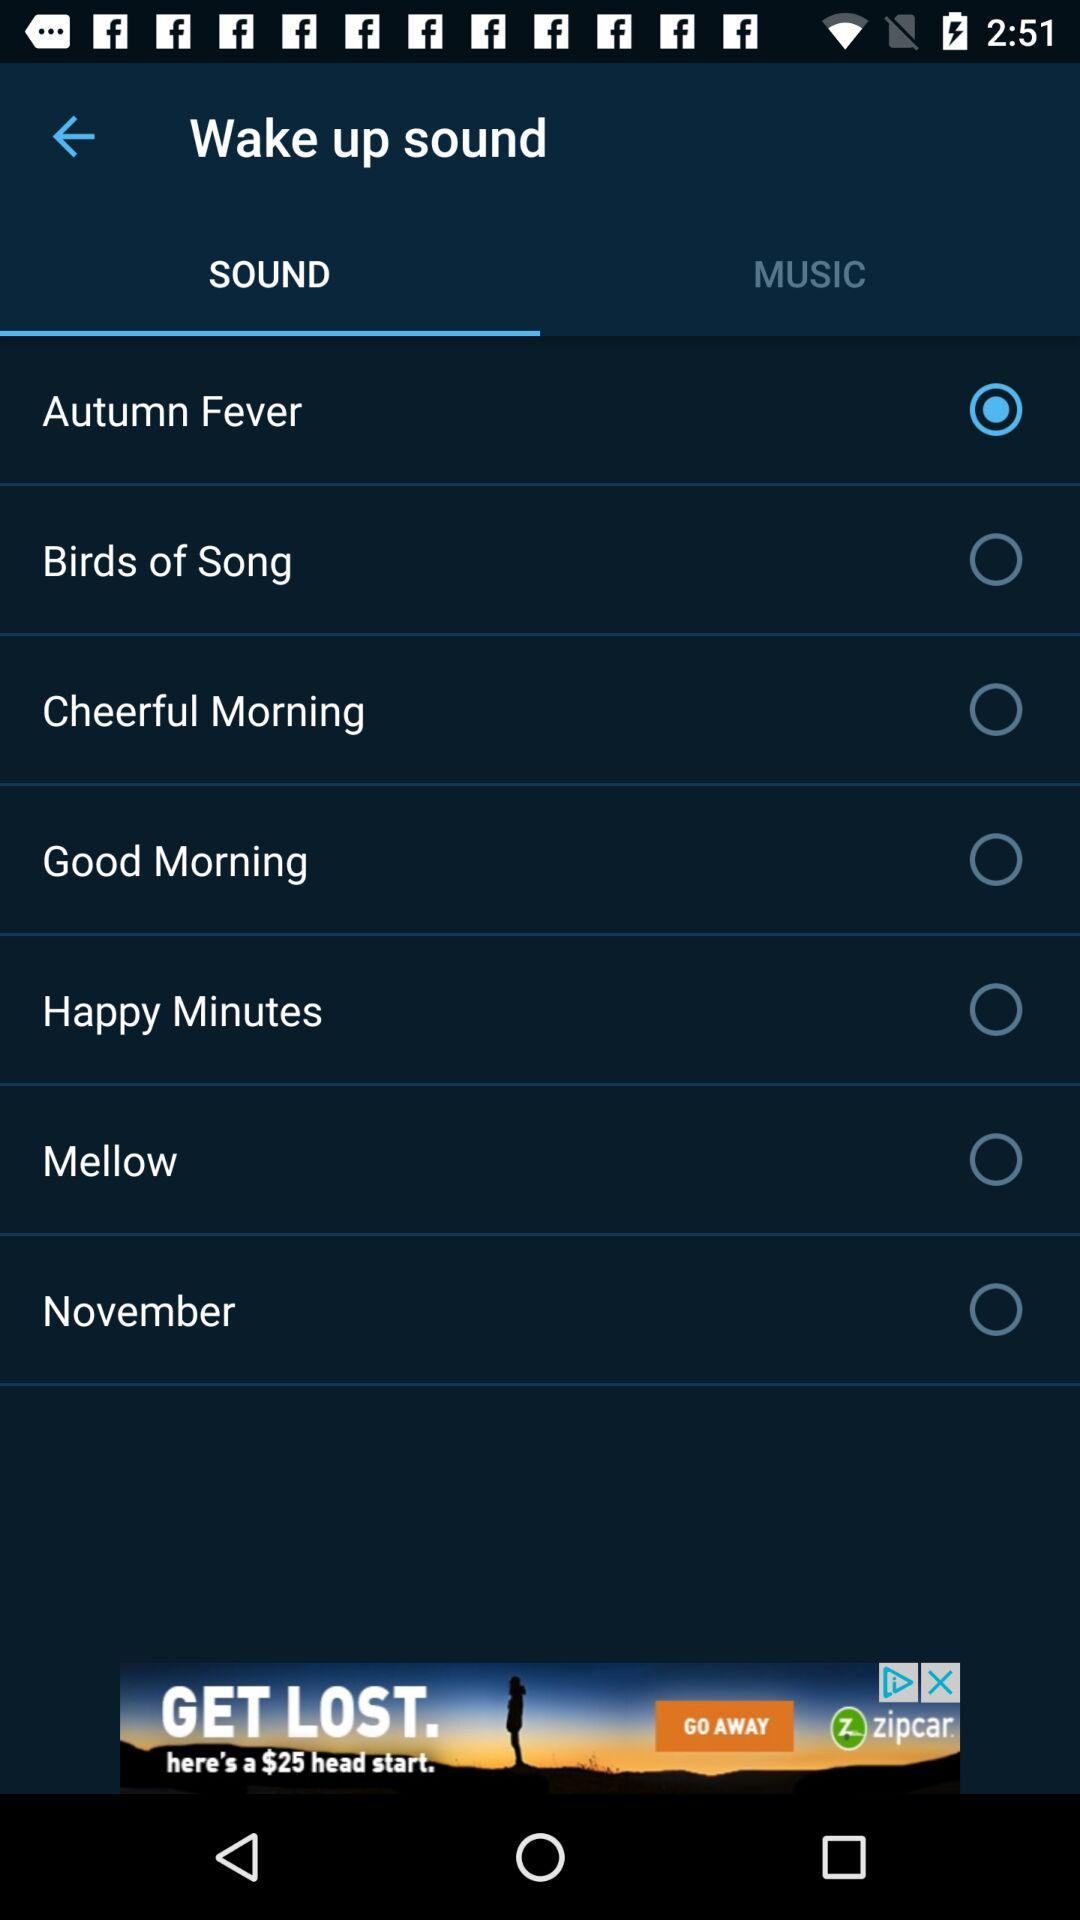  I want to click on the item to the left of the wake up sound item, so click(72, 135).